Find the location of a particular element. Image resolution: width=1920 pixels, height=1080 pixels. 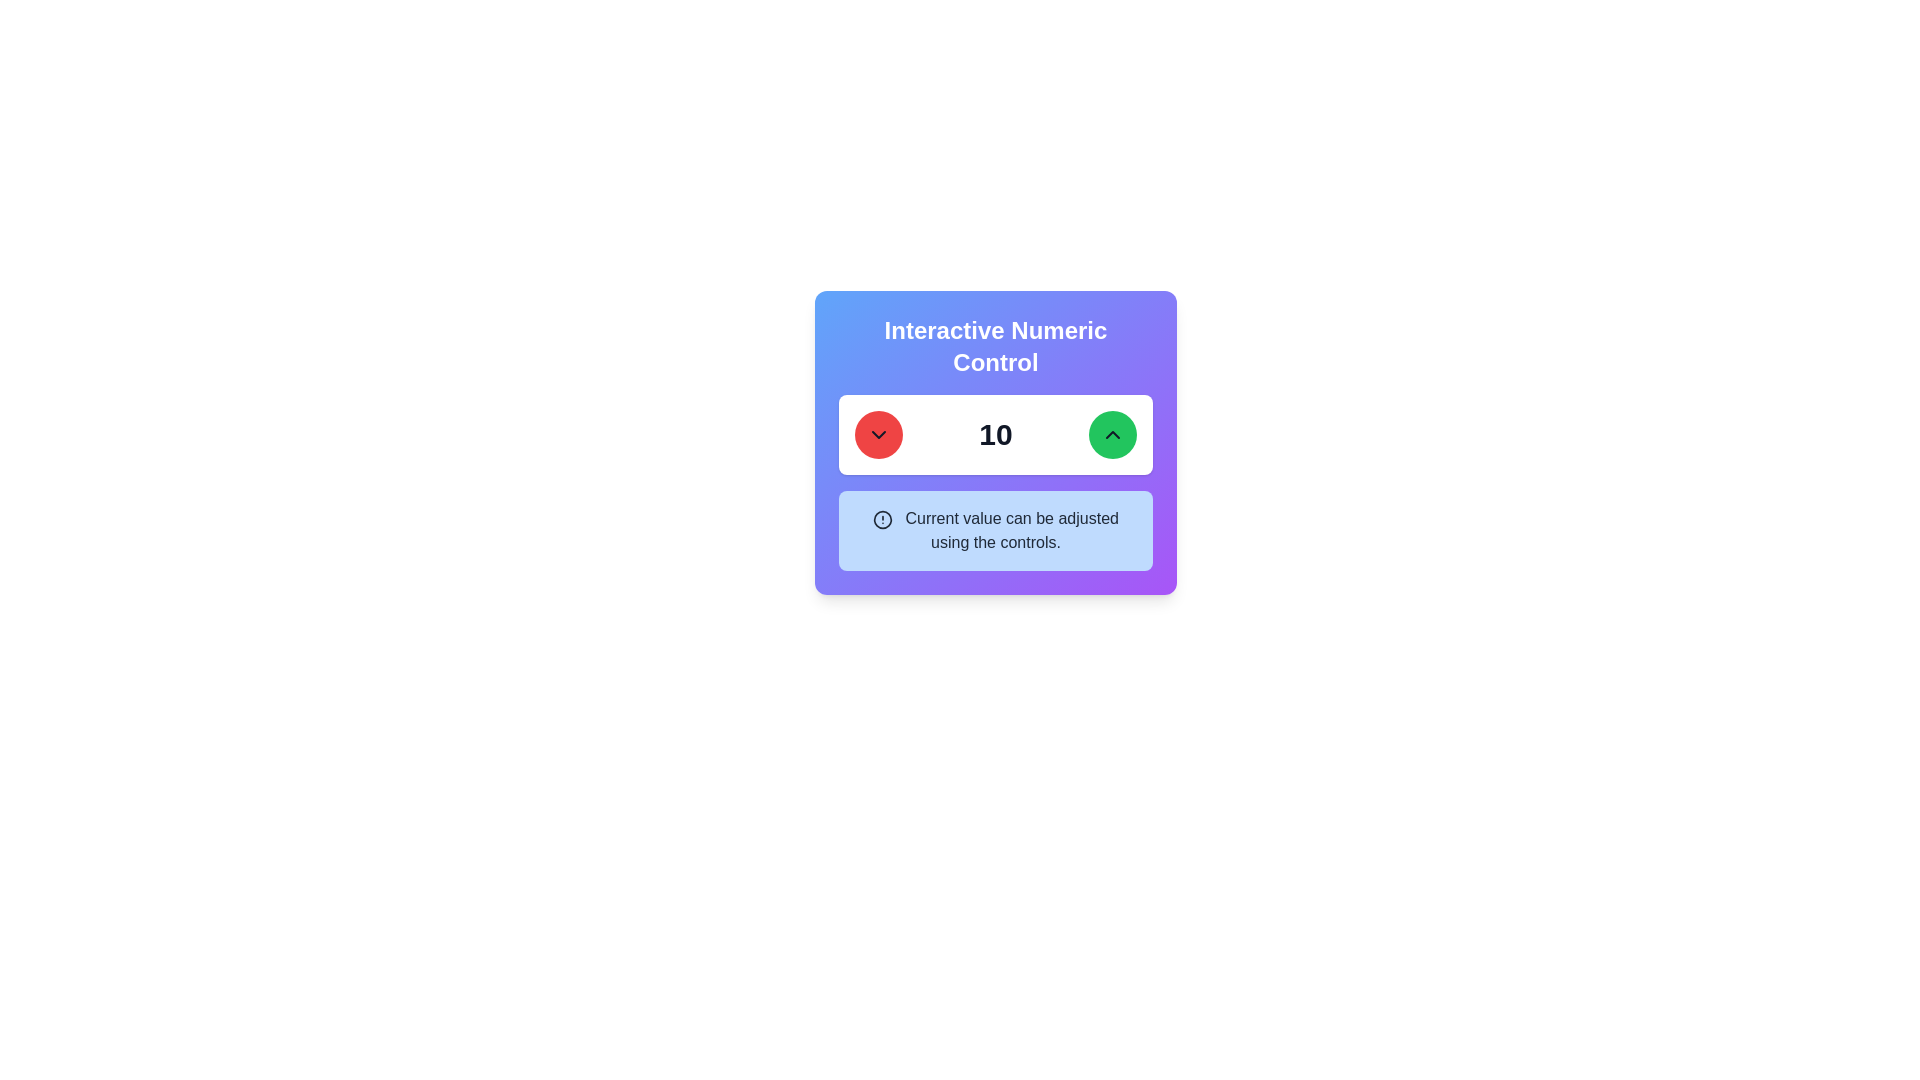

the circular marker icon, which features a bold ring and a centered dot, located towards the bottom section of the panel is located at coordinates (882, 518).